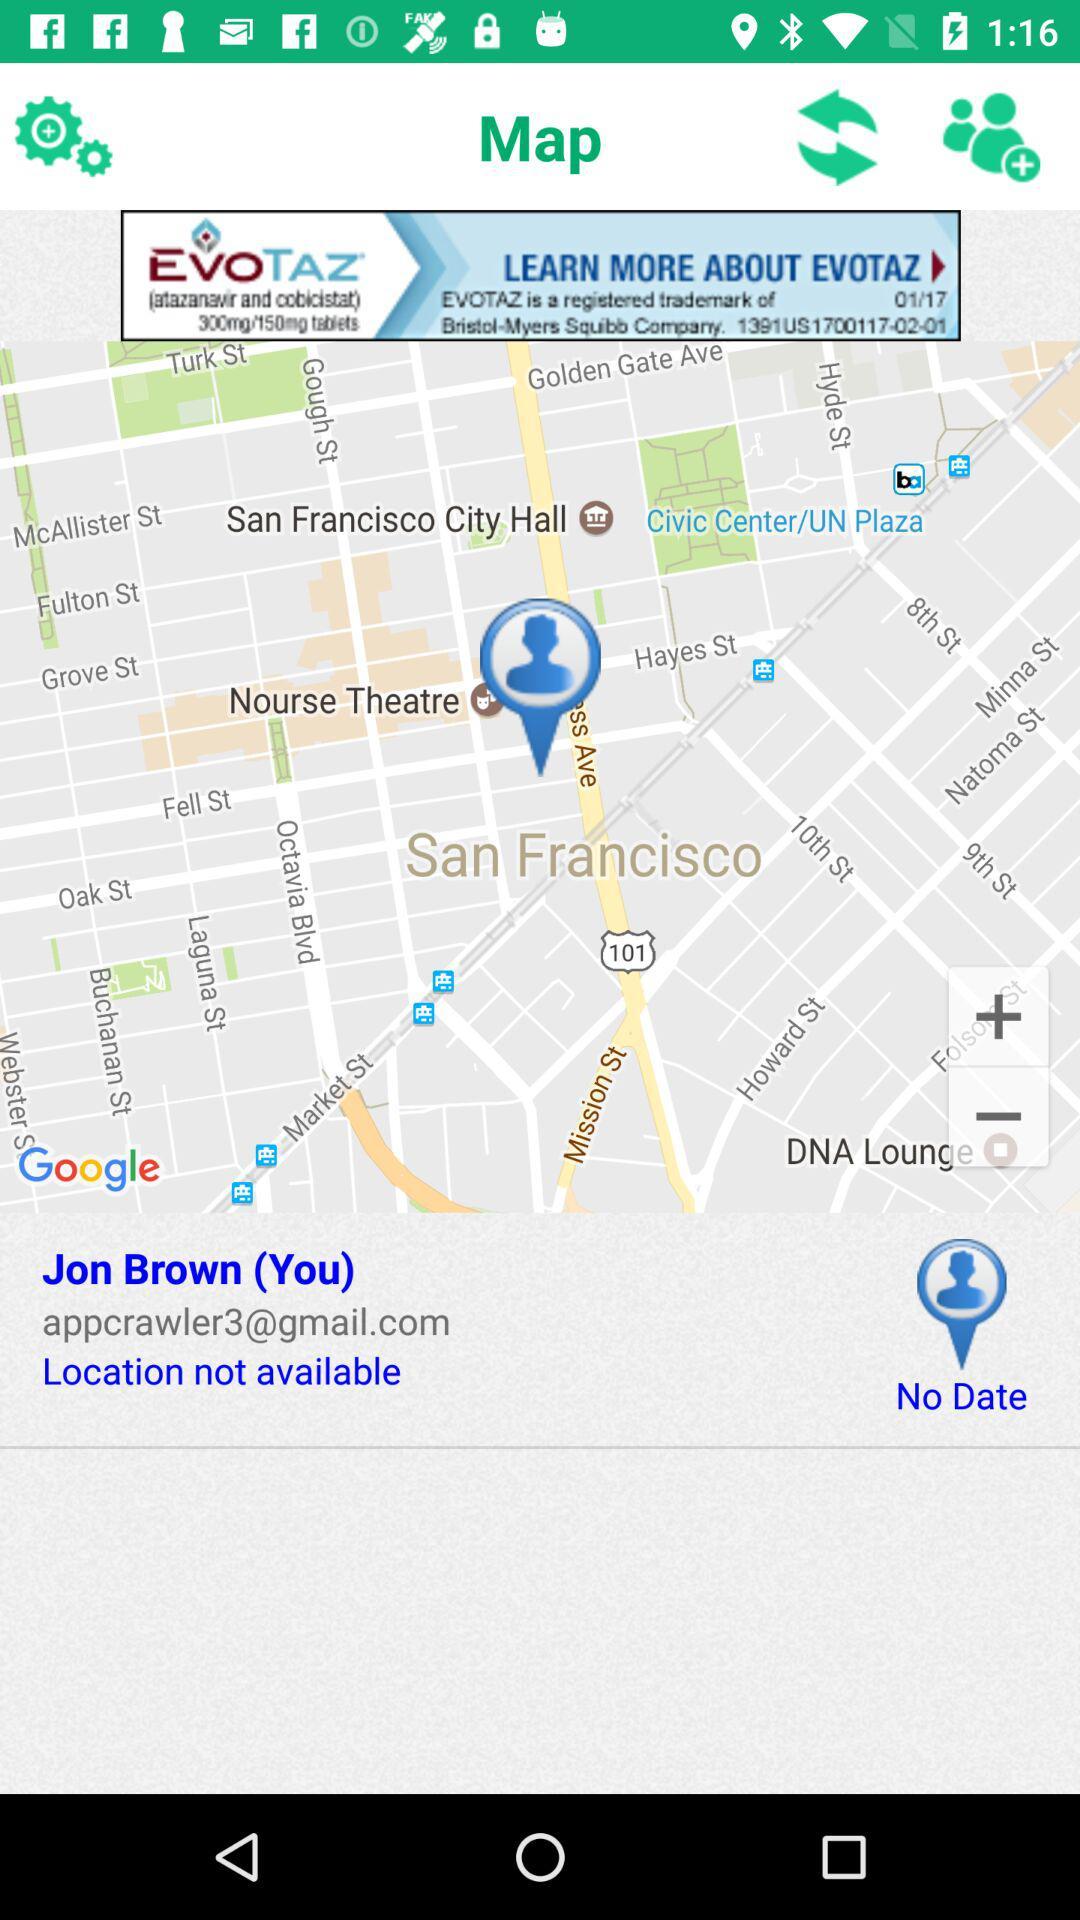  Describe the element at coordinates (990, 135) in the screenshot. I see `connect to friends` at that location.